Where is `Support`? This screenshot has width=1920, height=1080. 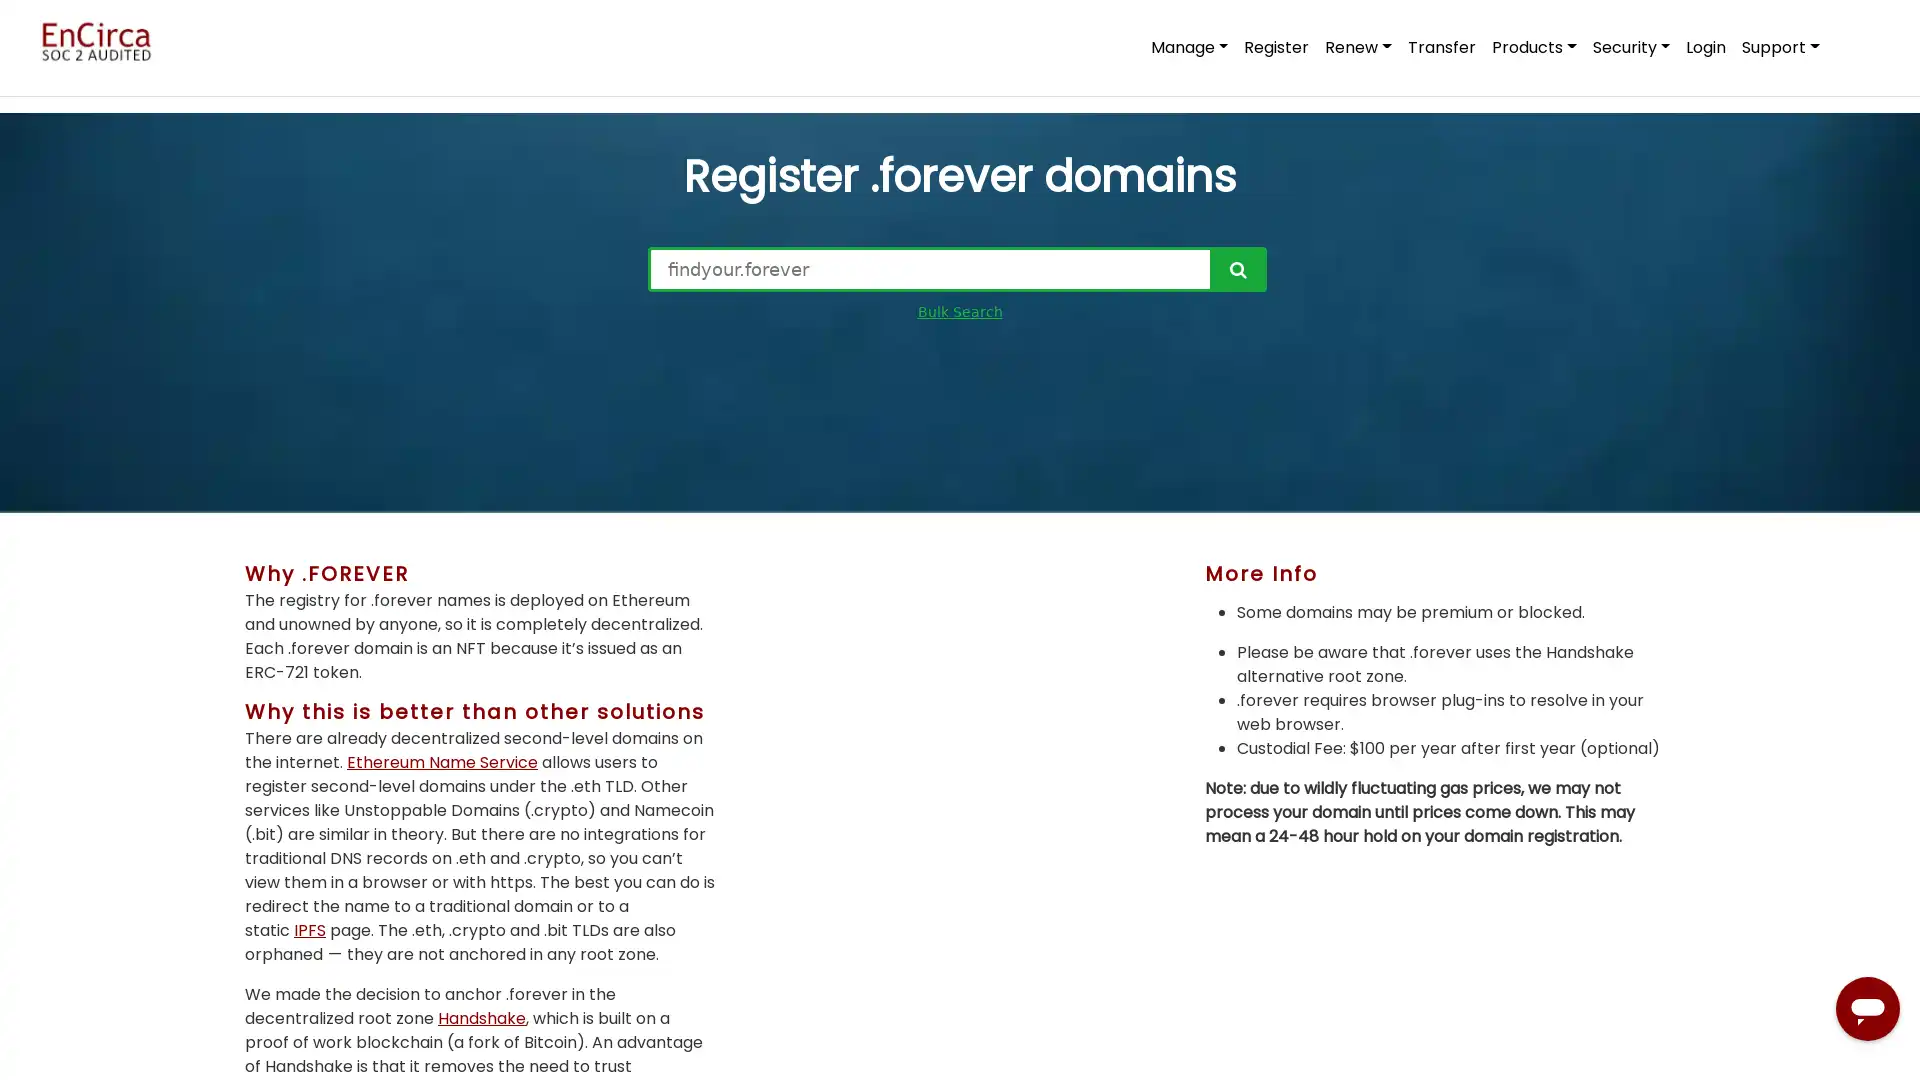
Support is located at coordinates (1780, 46).